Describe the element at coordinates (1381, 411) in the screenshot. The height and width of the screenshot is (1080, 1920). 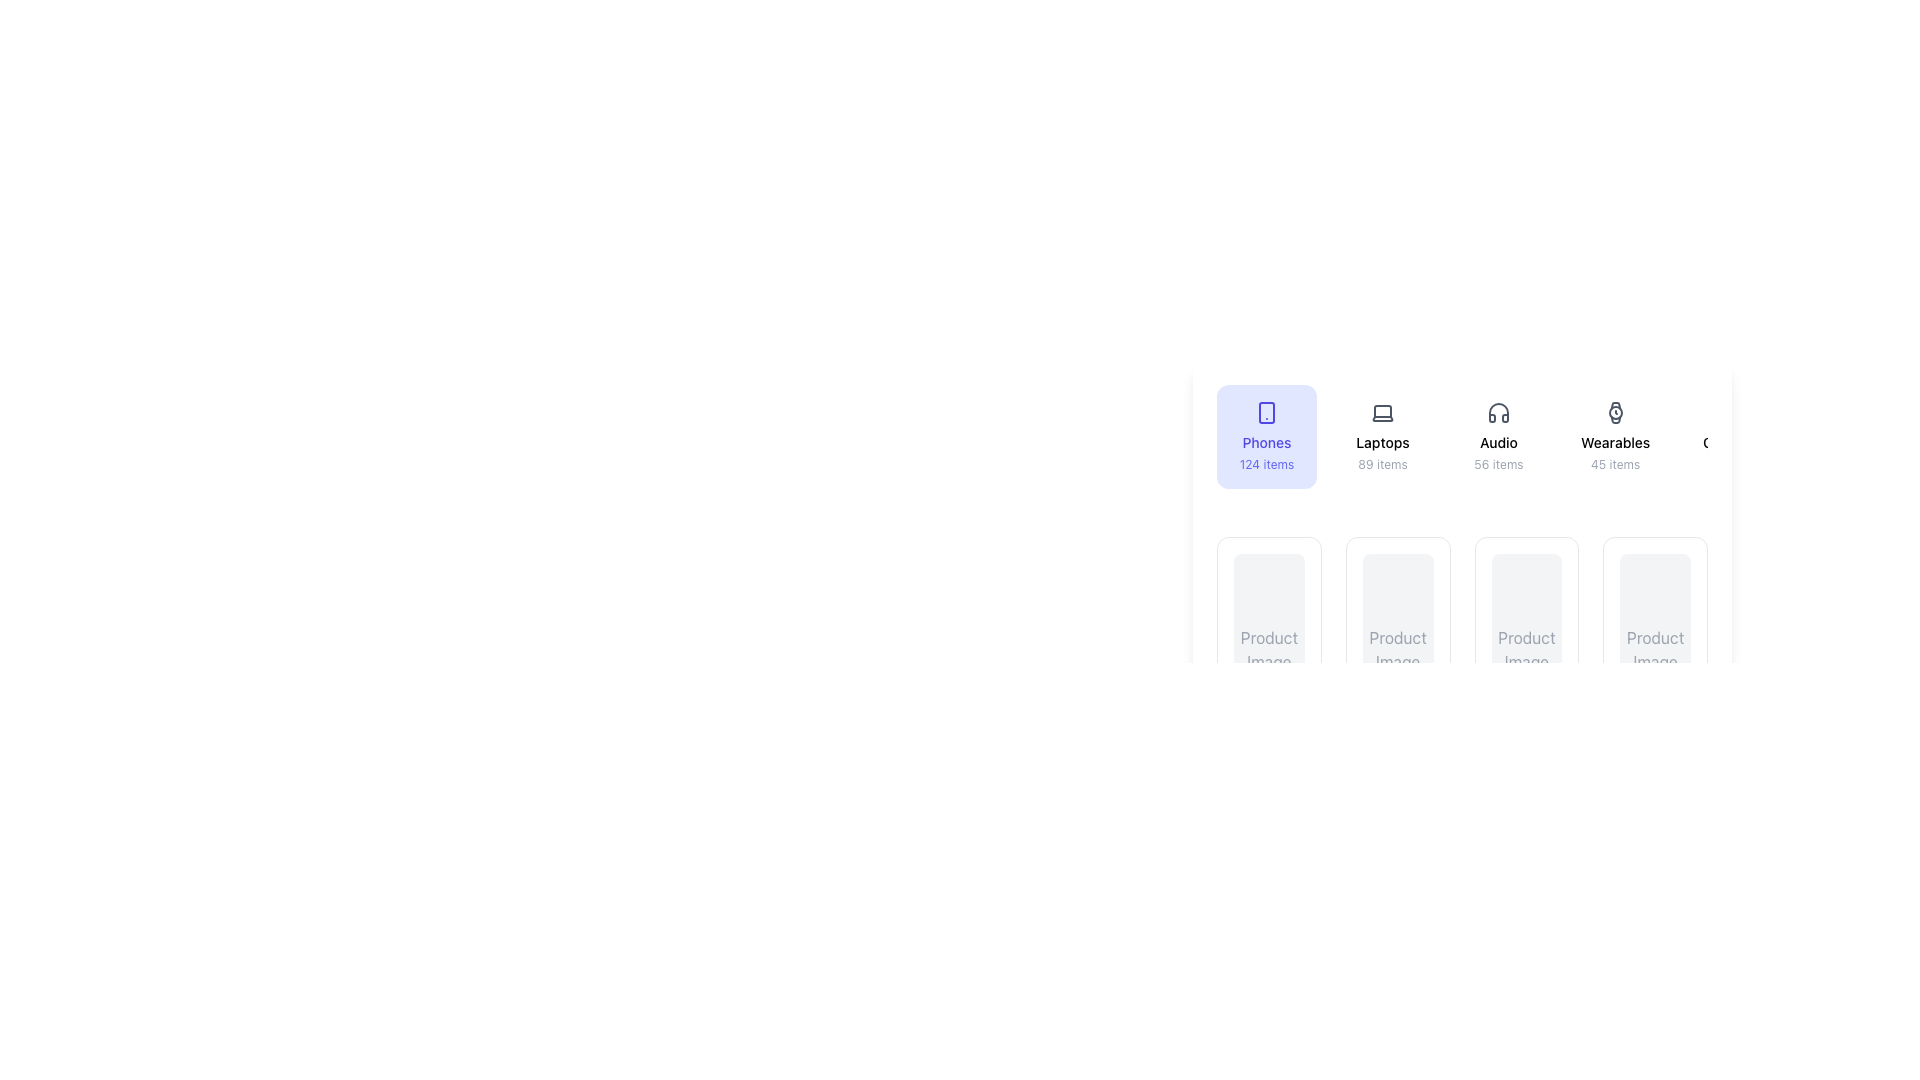
I see `the section below the laptop icon in the 'Laptops' category` at that location.